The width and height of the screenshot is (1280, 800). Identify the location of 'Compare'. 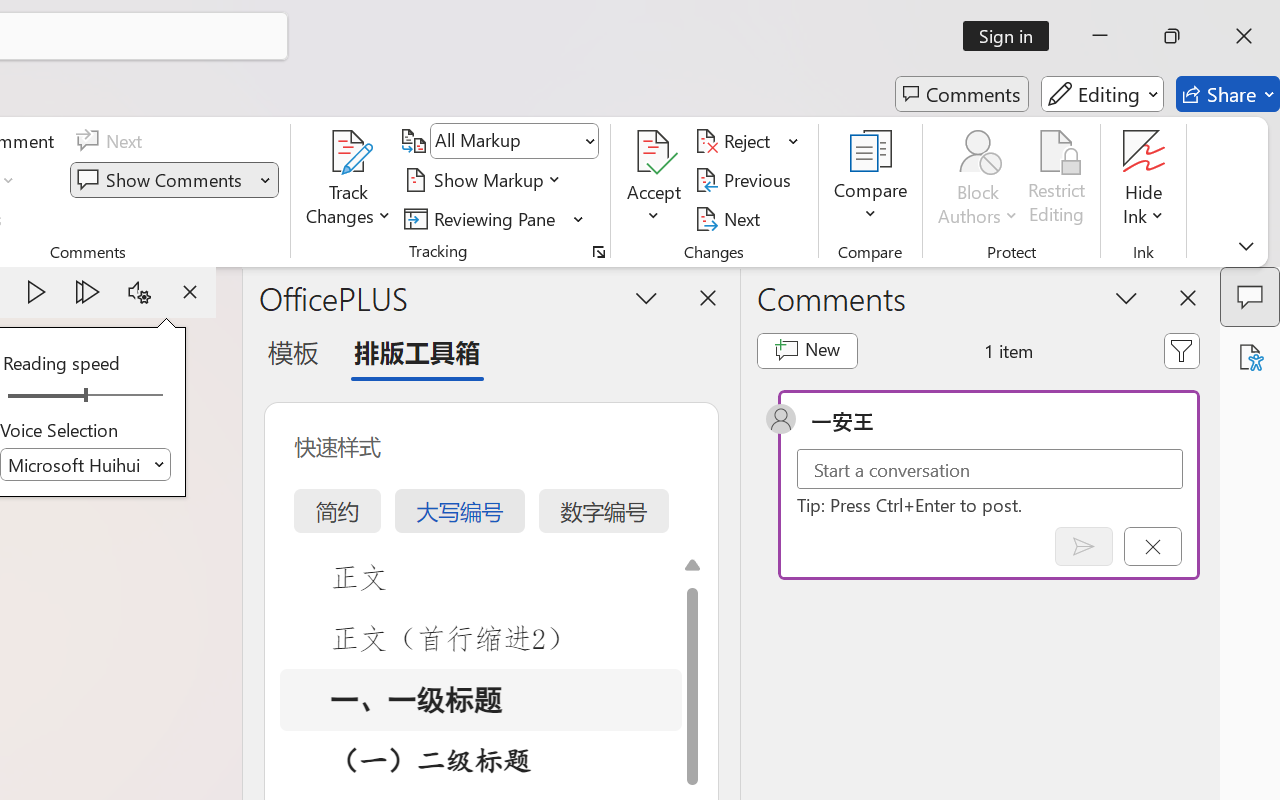
(871, 179).